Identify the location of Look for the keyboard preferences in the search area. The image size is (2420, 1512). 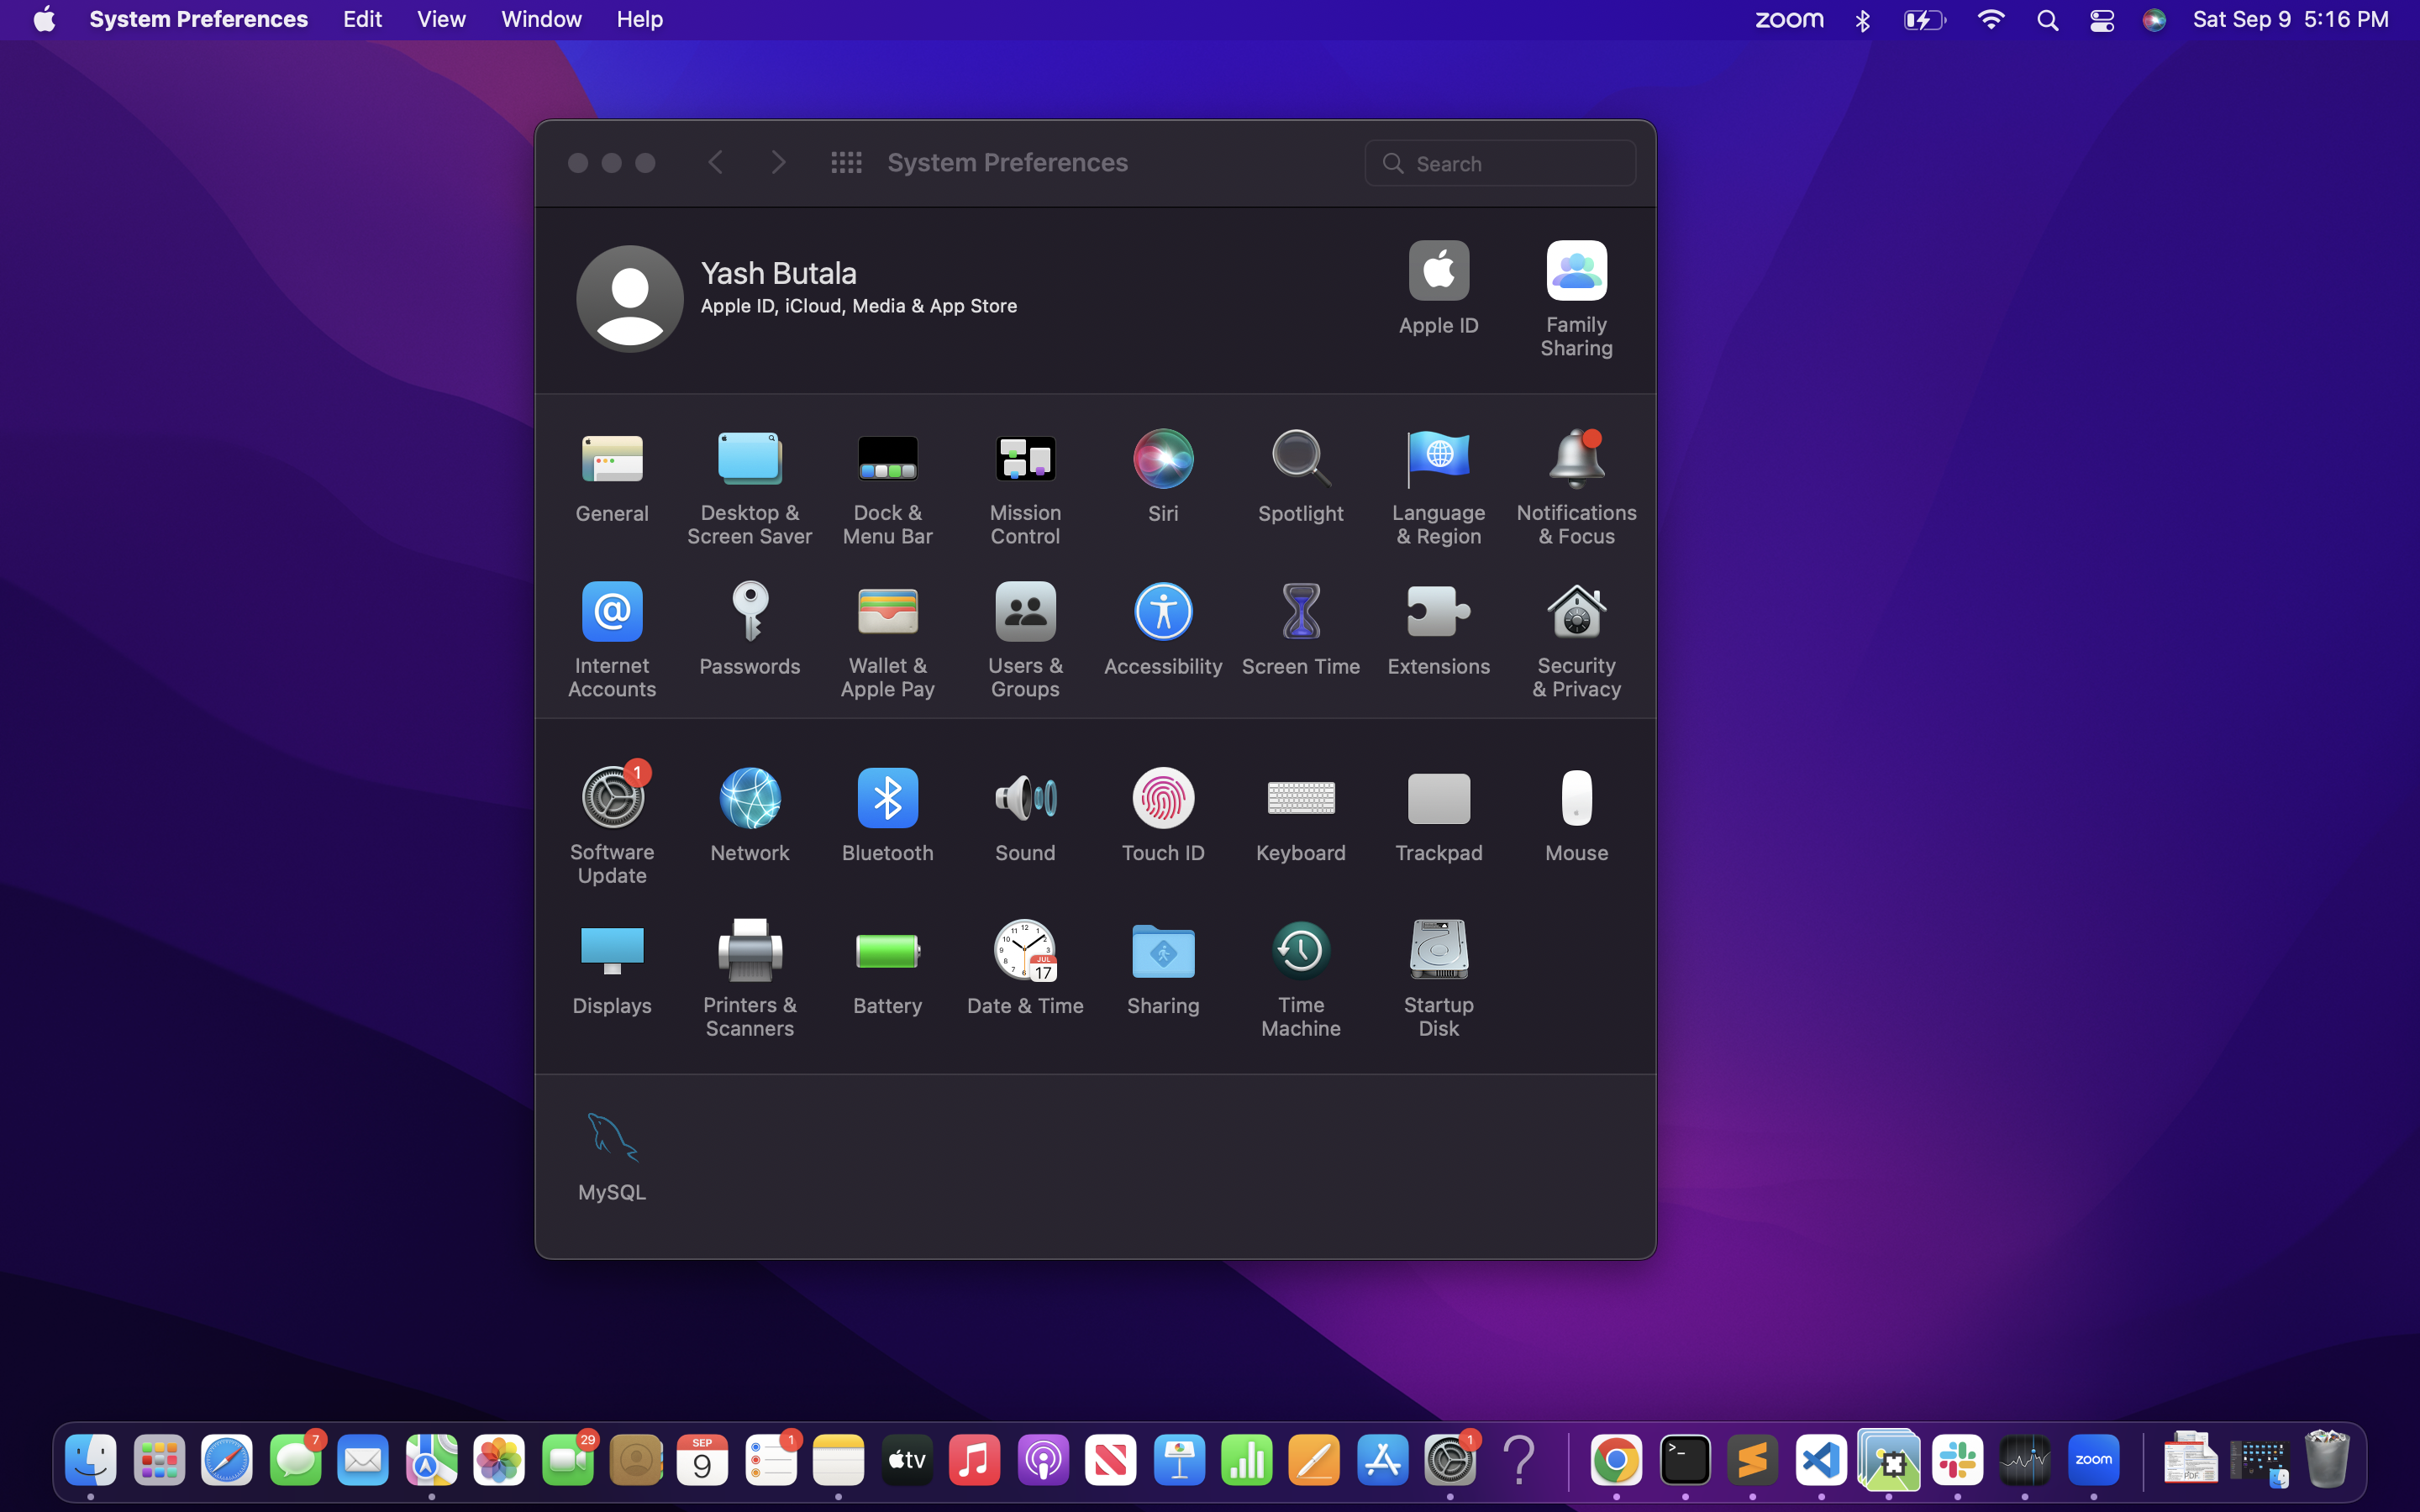
(1502, 160).